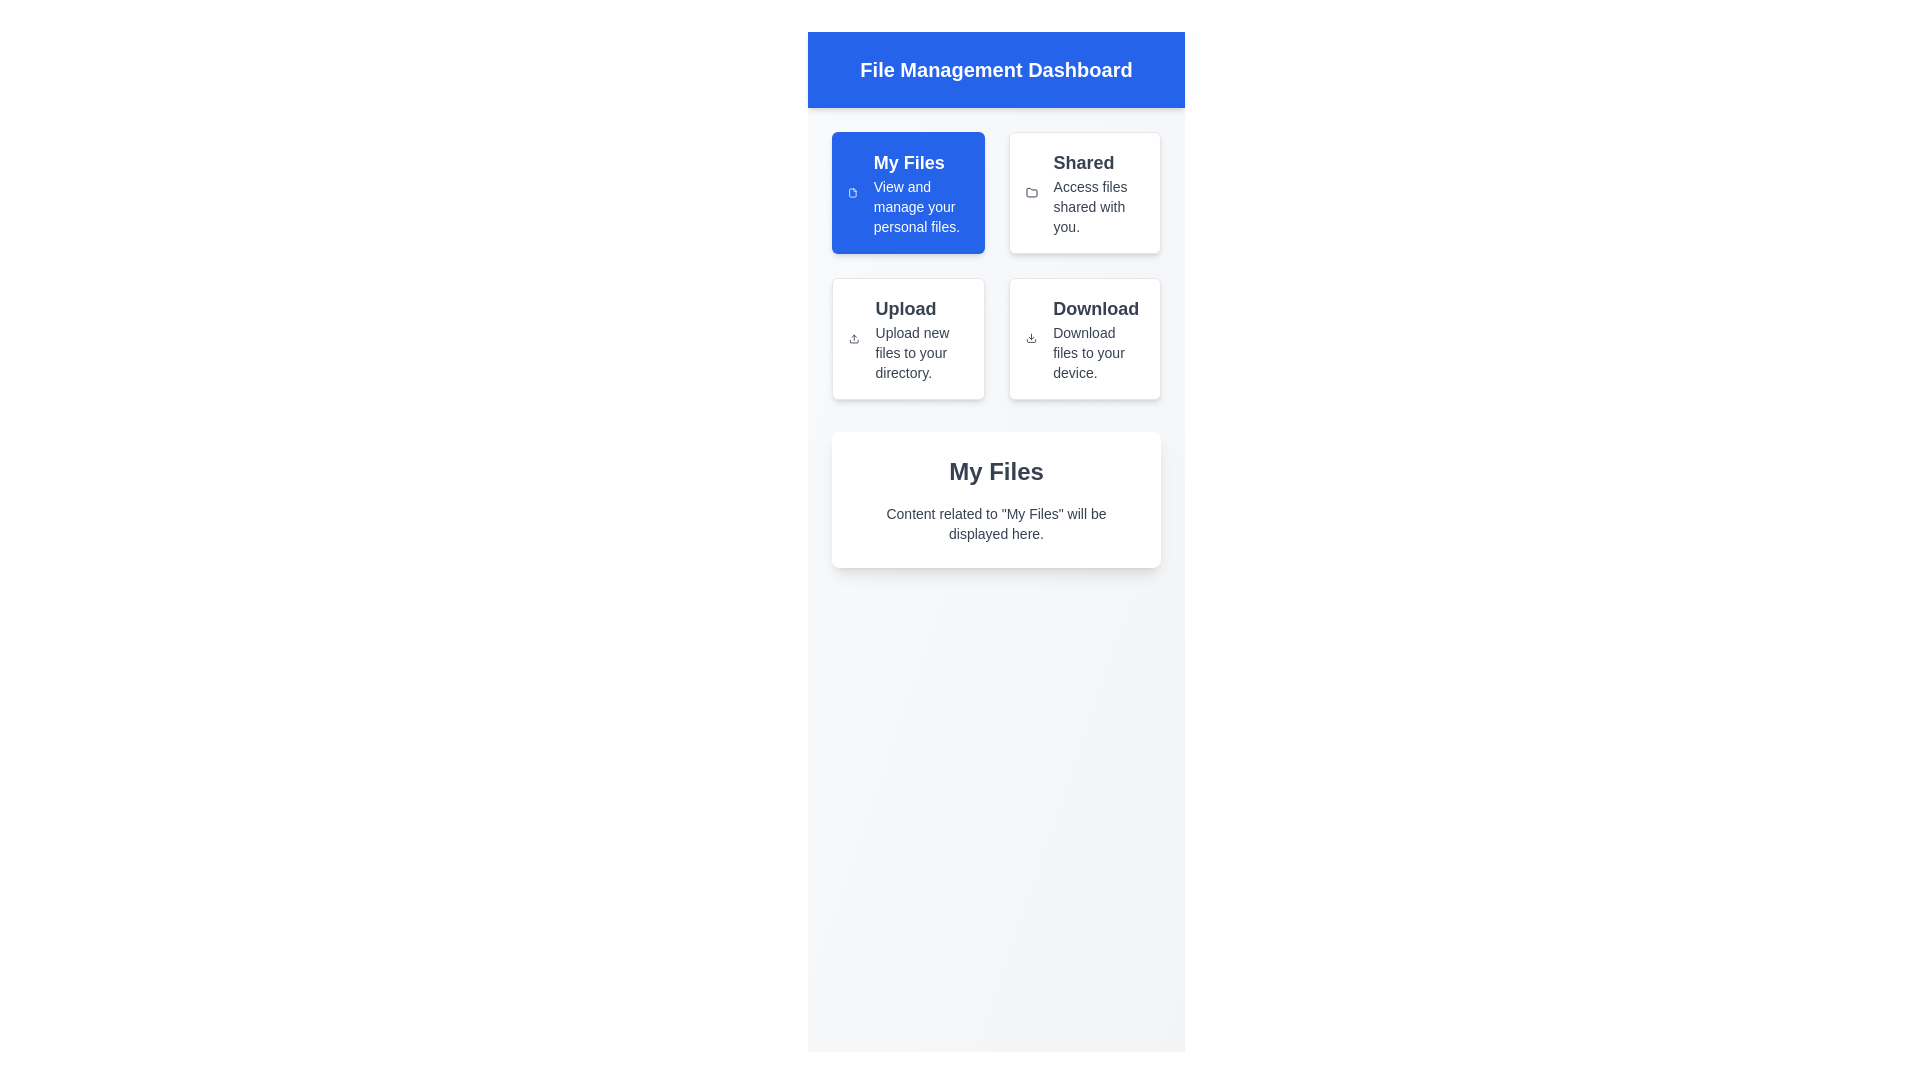 The width and height of the screenshot is (1920, 1080). Describe the element at coordinates (1097, 308) in the screenshot. I see `the 'Download' text element displayed in bold within a rectangular card, located in the second column of the second row of a grid layout` at that location.